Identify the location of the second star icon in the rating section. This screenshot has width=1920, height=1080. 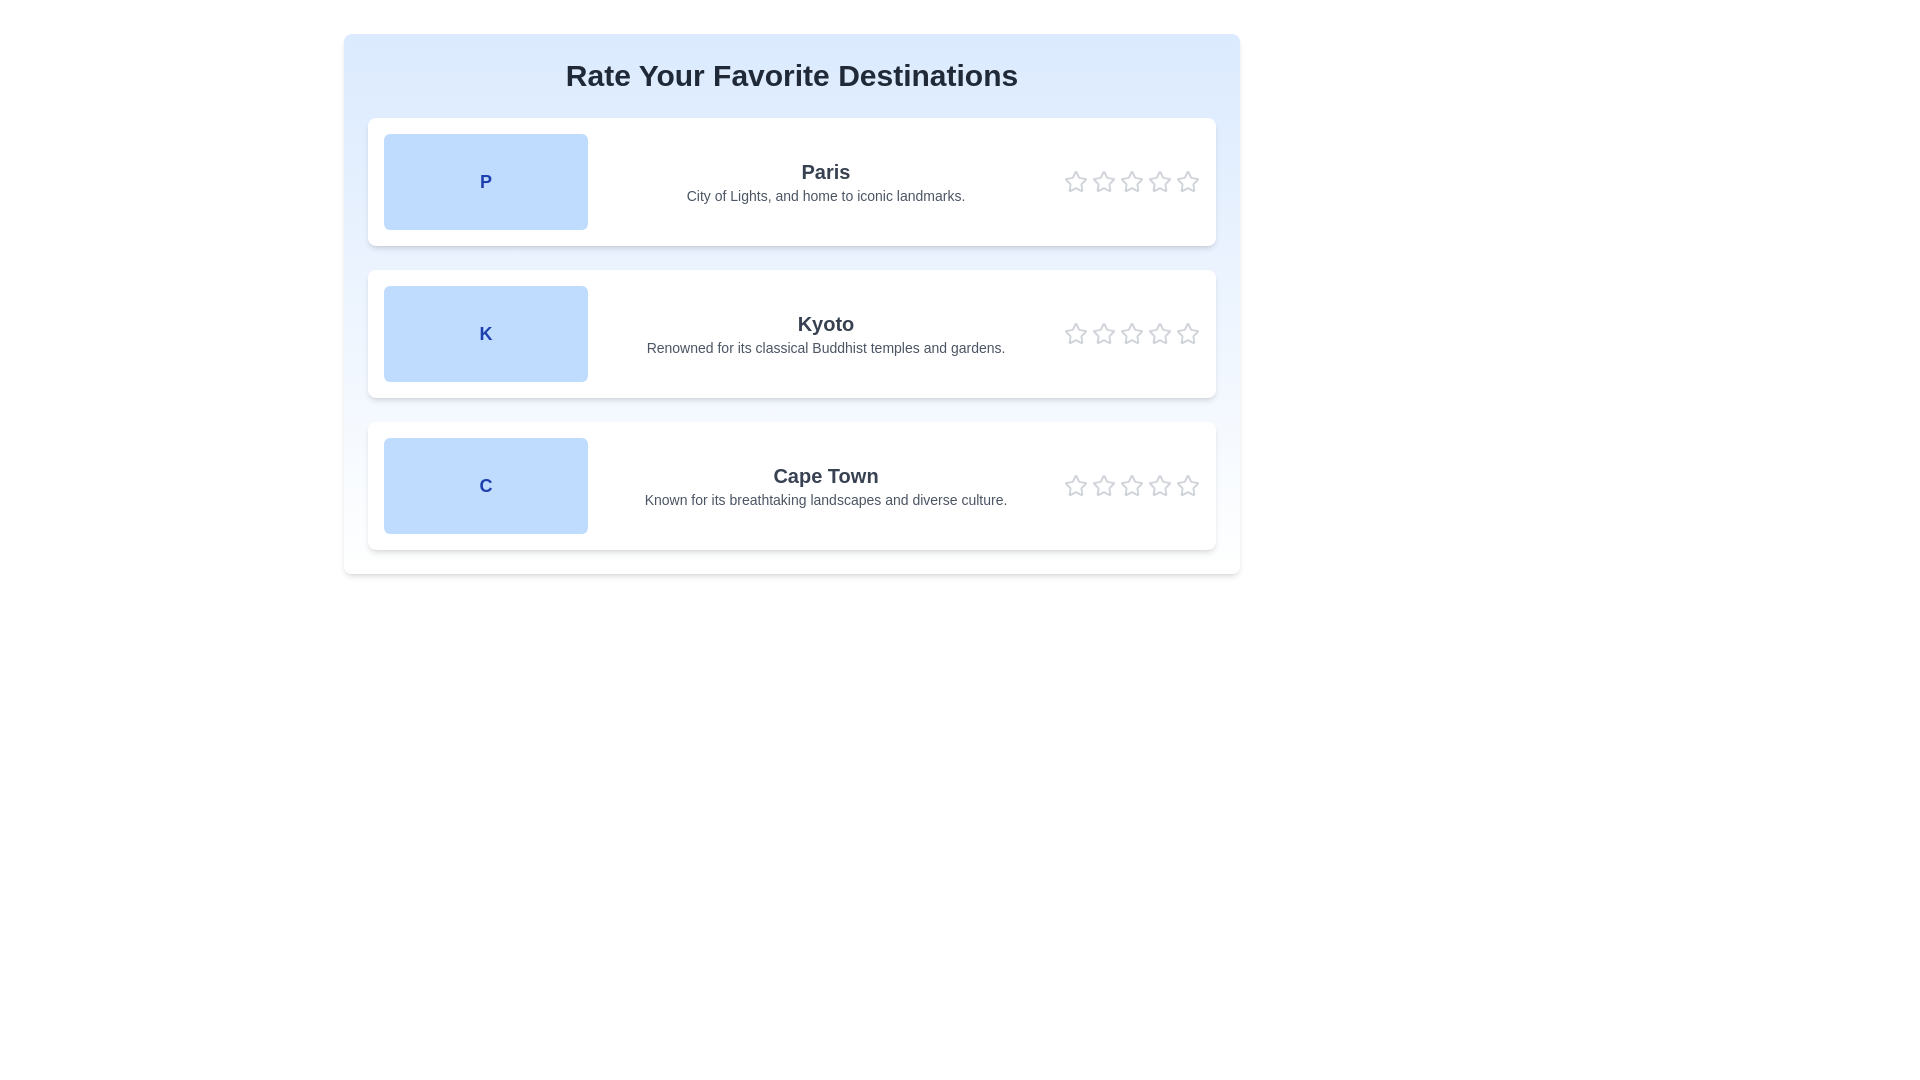
(1132, 332).